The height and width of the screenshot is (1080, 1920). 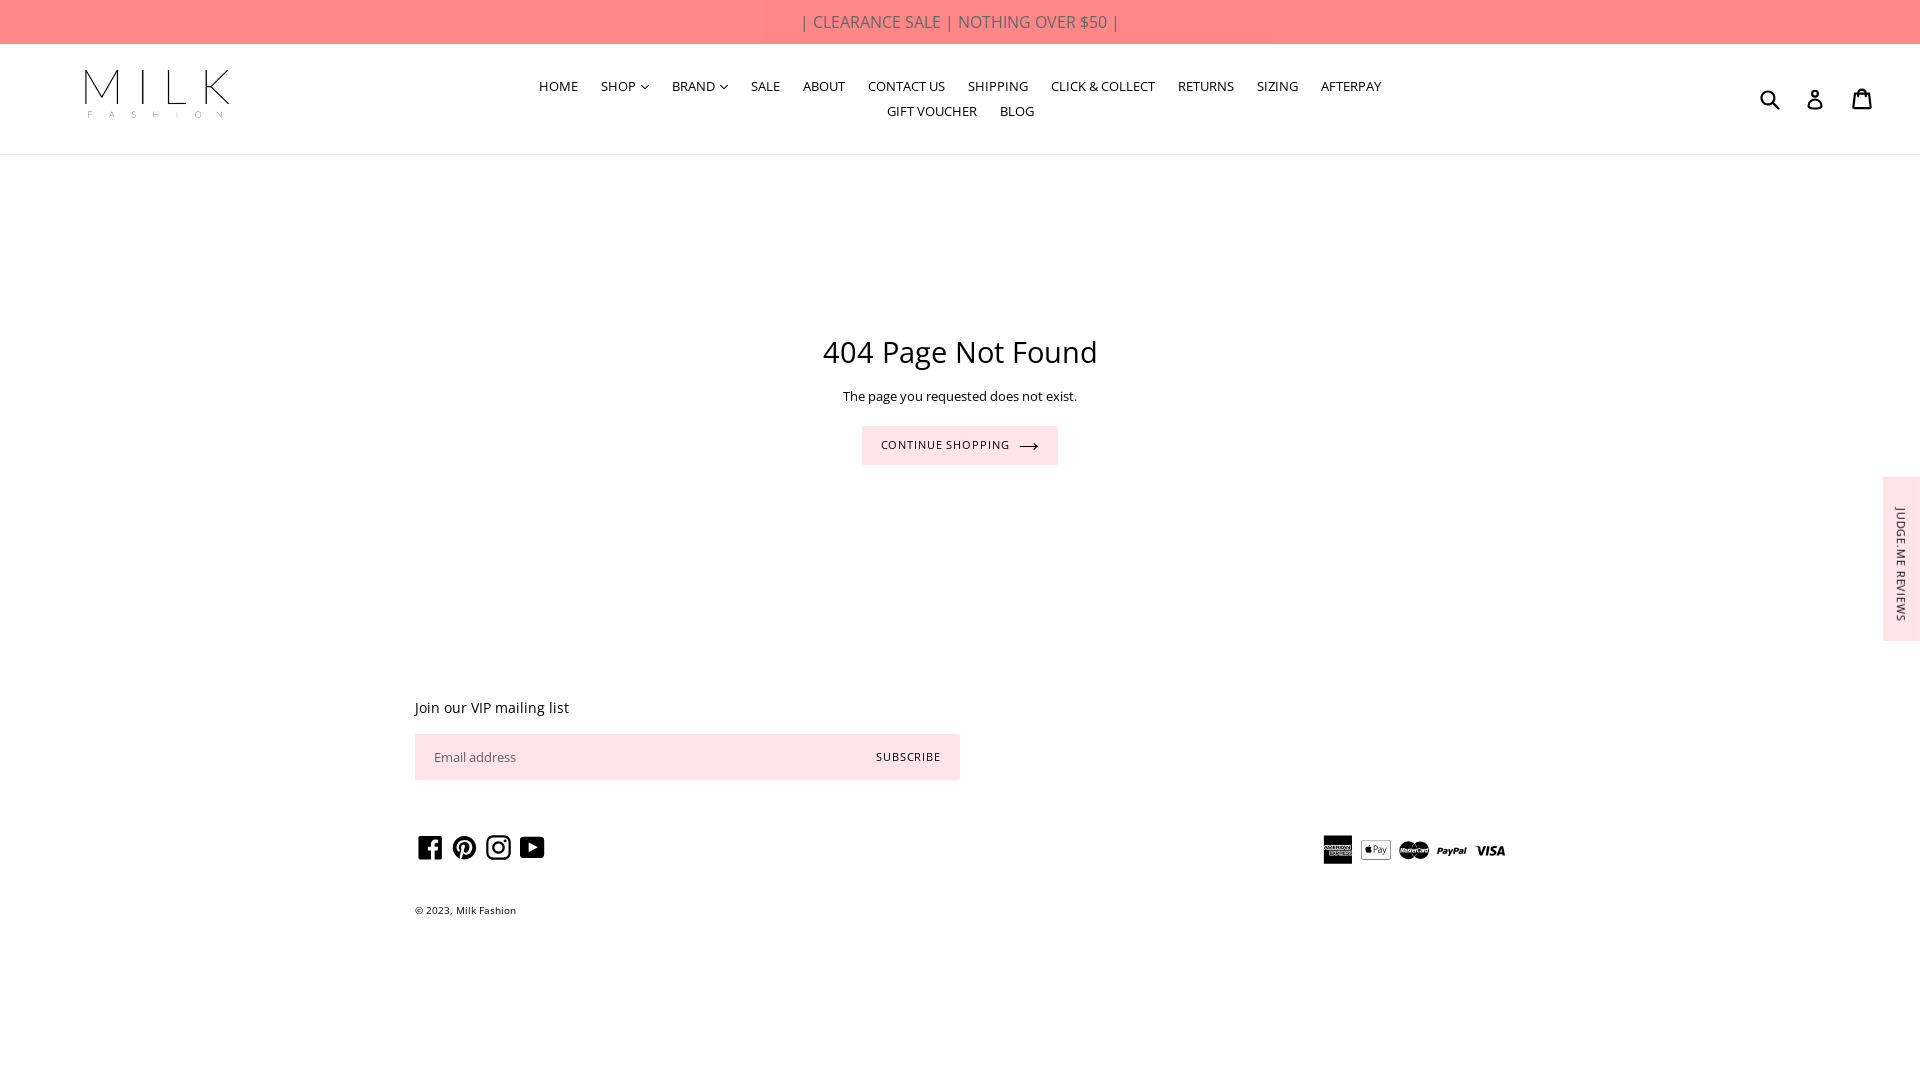 I want to click on 'SALE', so click(x=739, y=86).